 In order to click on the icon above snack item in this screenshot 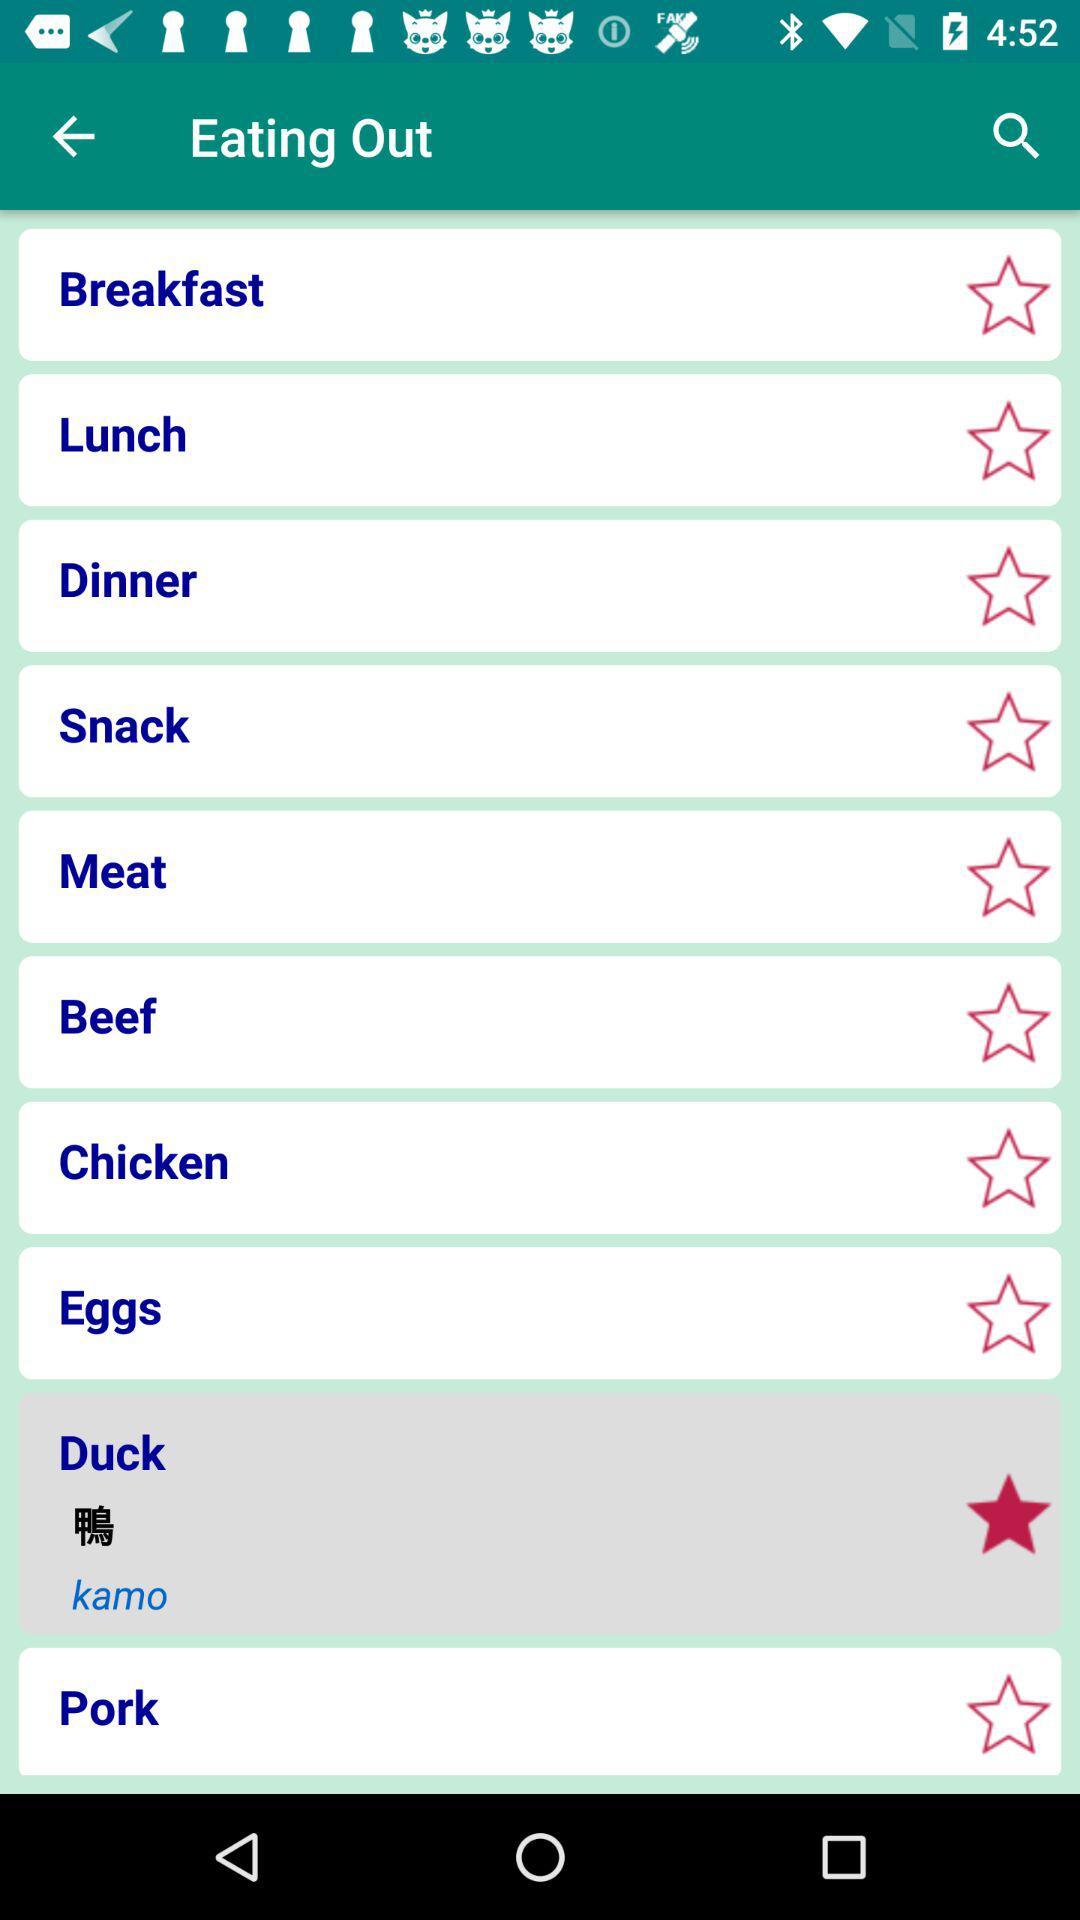, I will do `click(481, 577)`.